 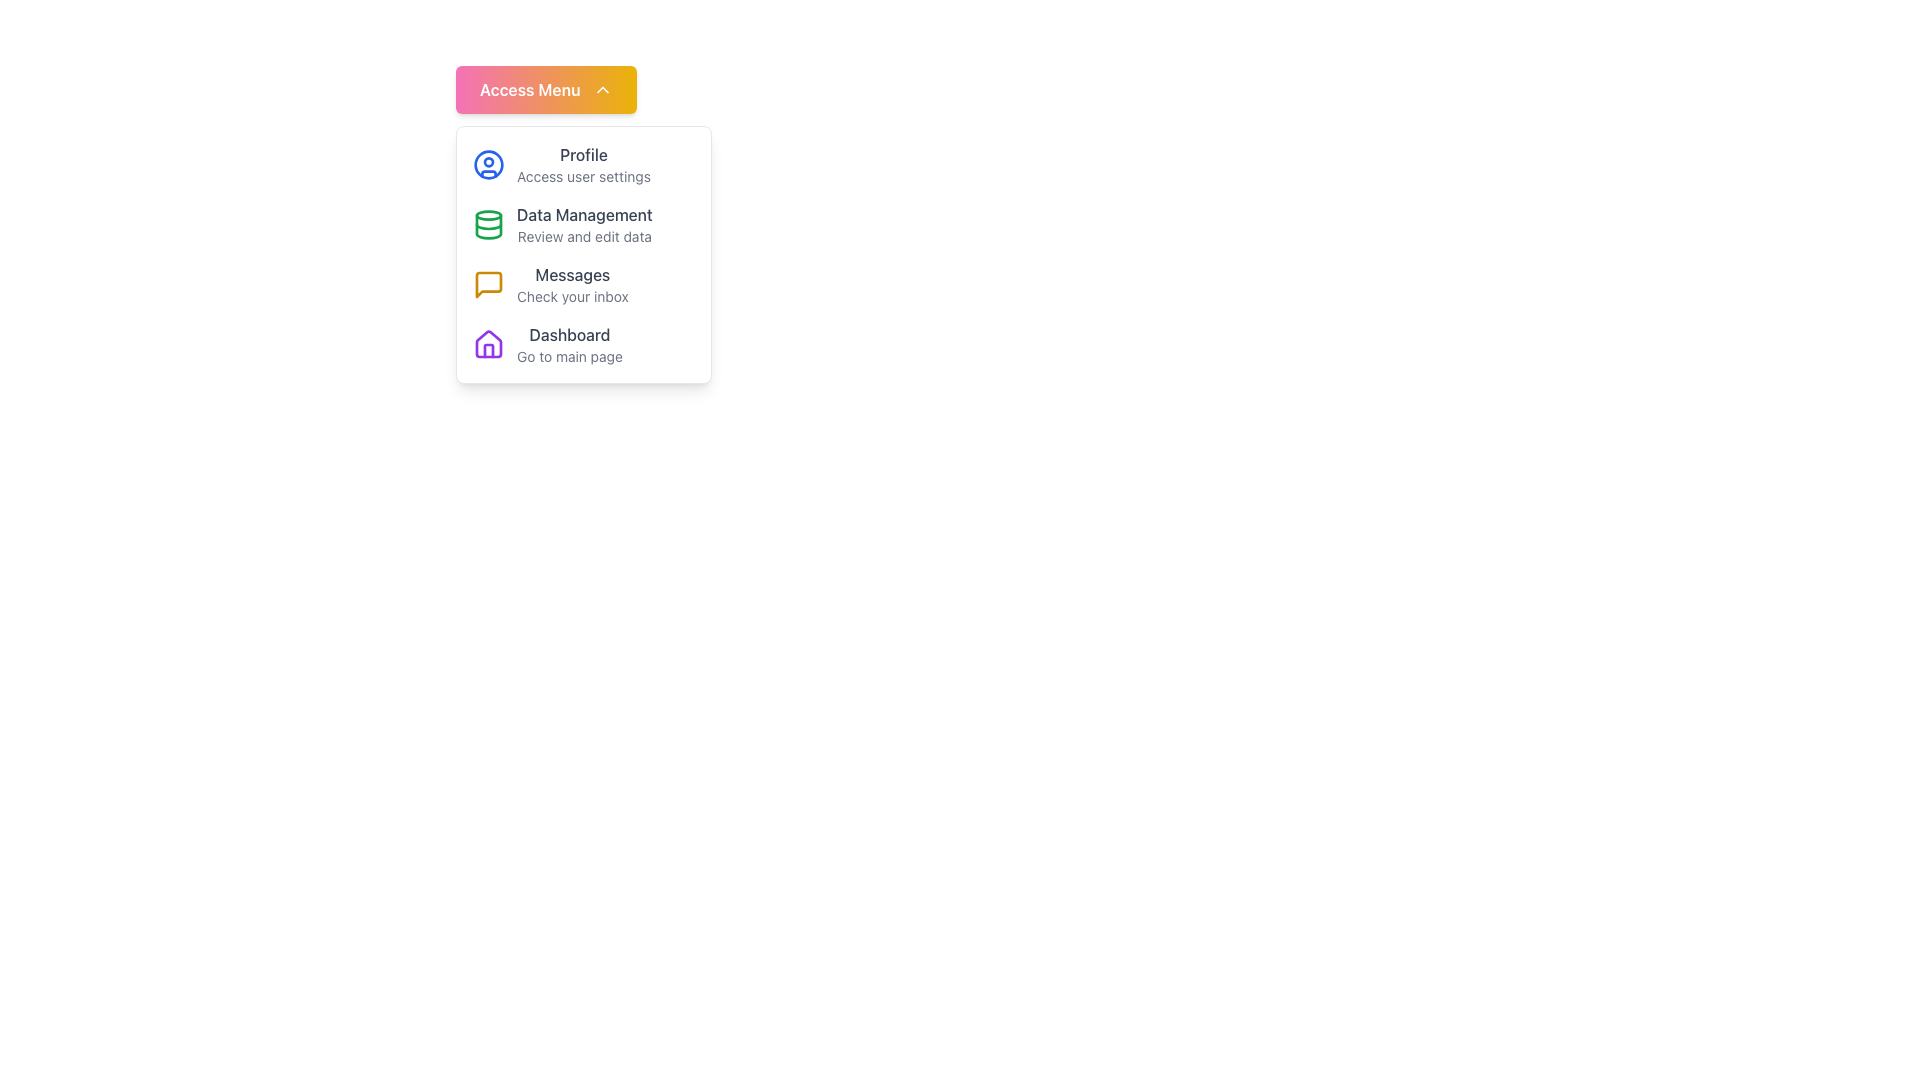 What do you see at coordinates (582, 153) in the screenshot?
I see `the Text Label indicating 'Profile' within the dropdown menu, positioned immediately to the right of the user avatar icon` at bounding box center [582, 153].